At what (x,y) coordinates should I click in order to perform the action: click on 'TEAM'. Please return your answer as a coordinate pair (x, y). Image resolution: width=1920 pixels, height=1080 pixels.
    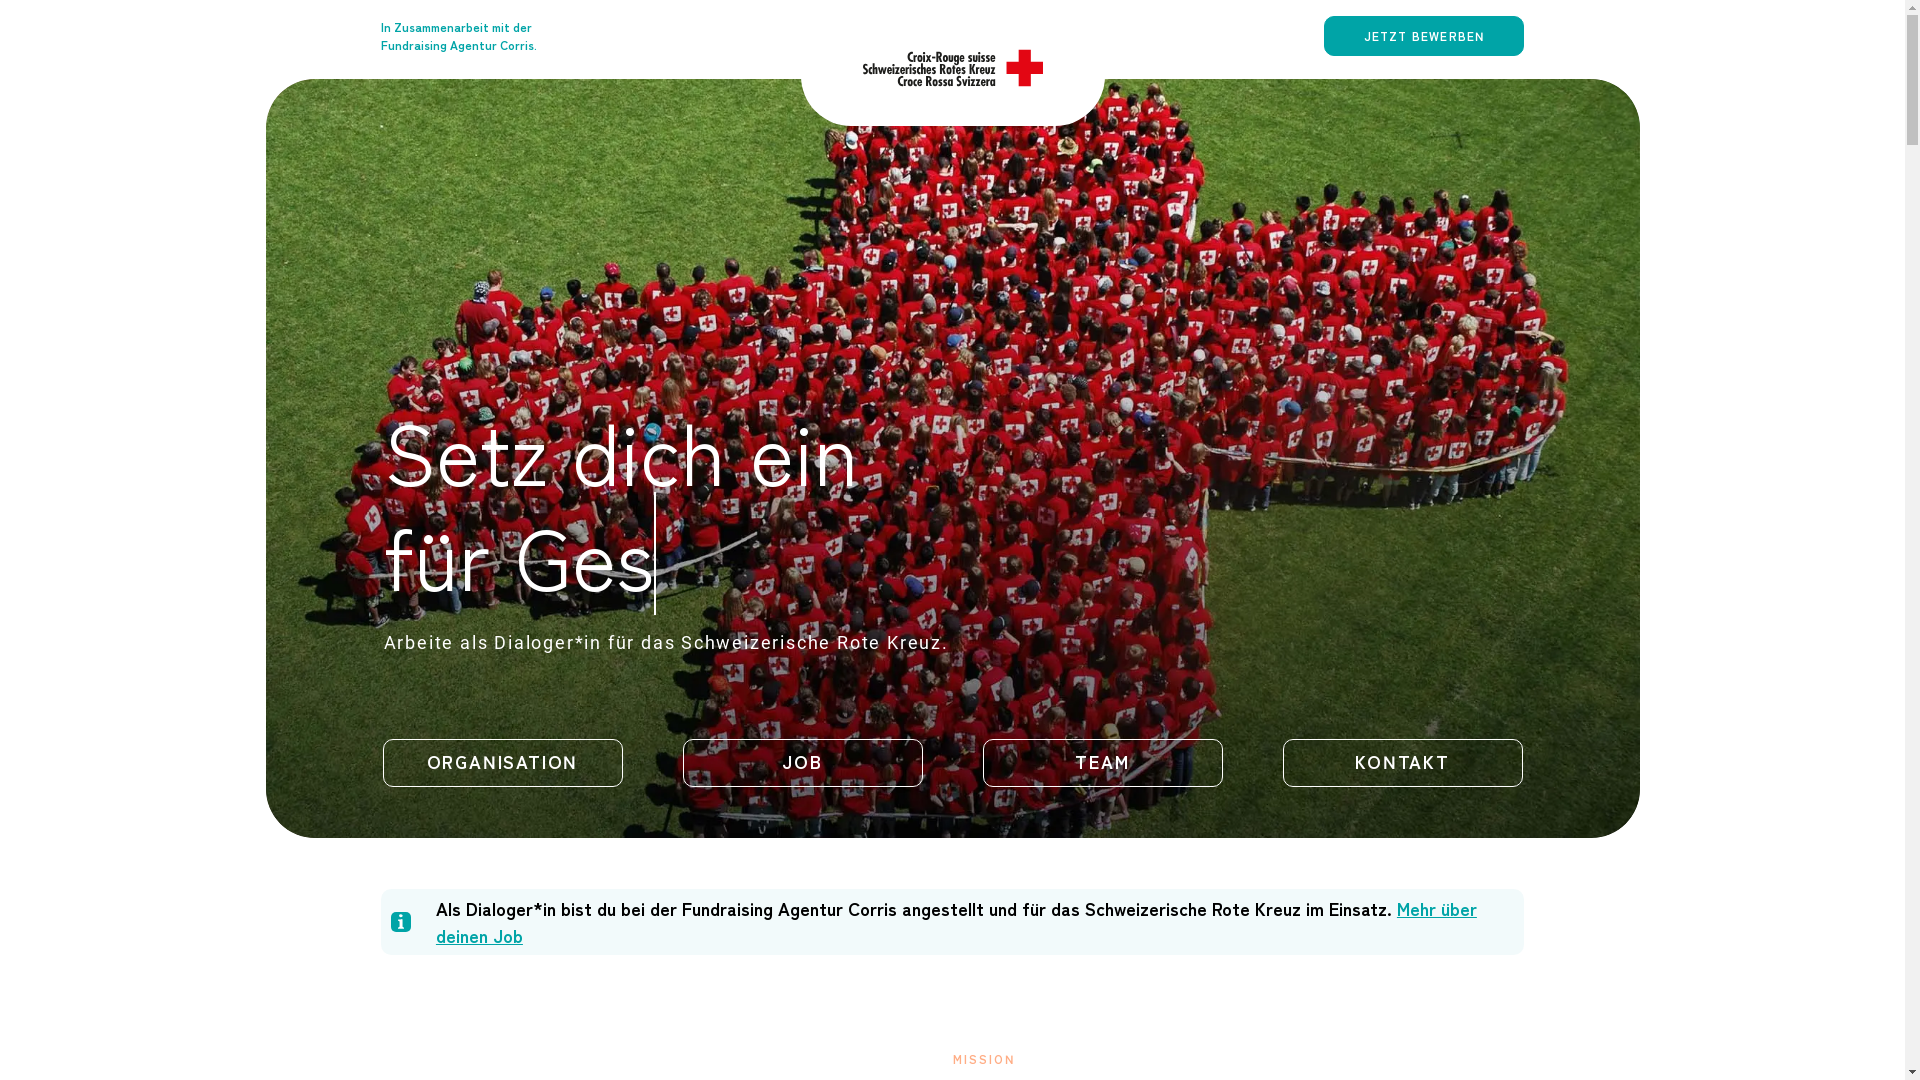
    Looking at the image, I should click on (1101, 763).